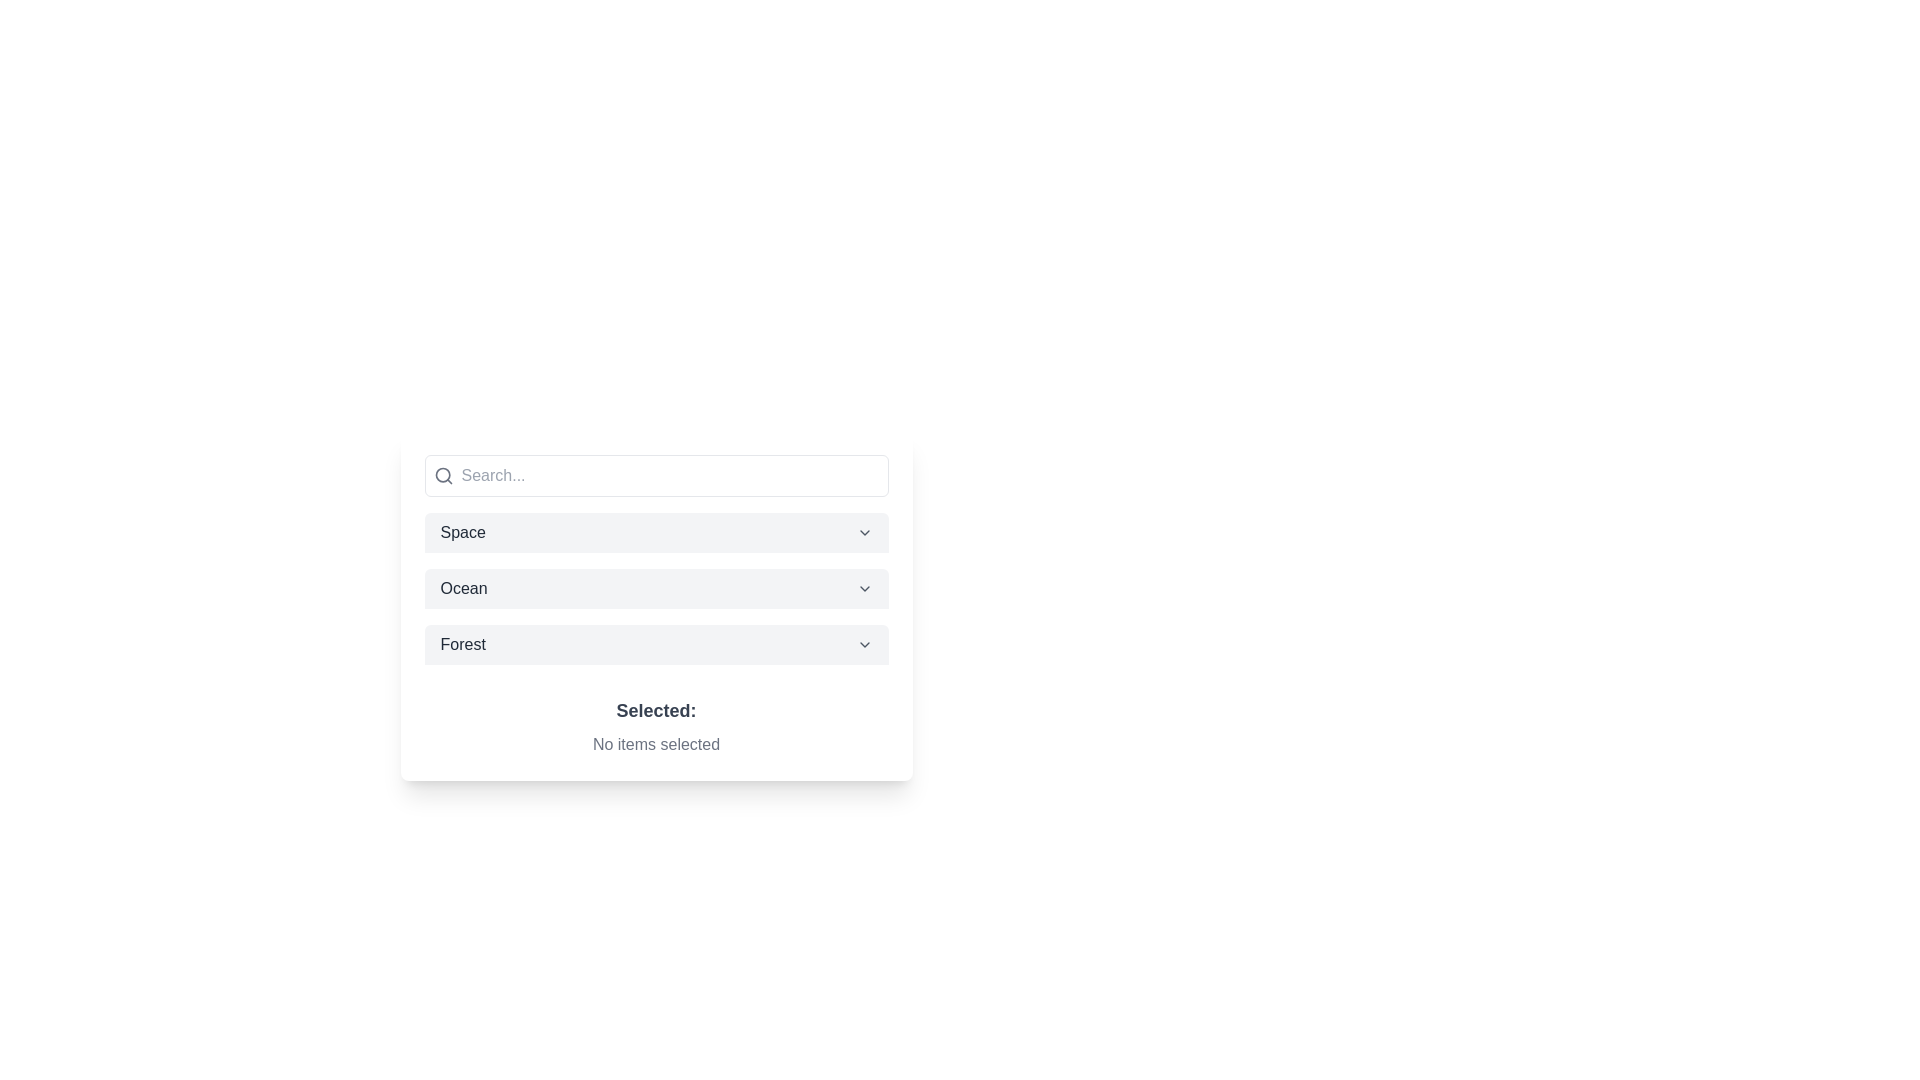 This screenshot has width=1920, height=1080. I want to click on the 'Forest' option in the dropdown menu, so click(656, 644).